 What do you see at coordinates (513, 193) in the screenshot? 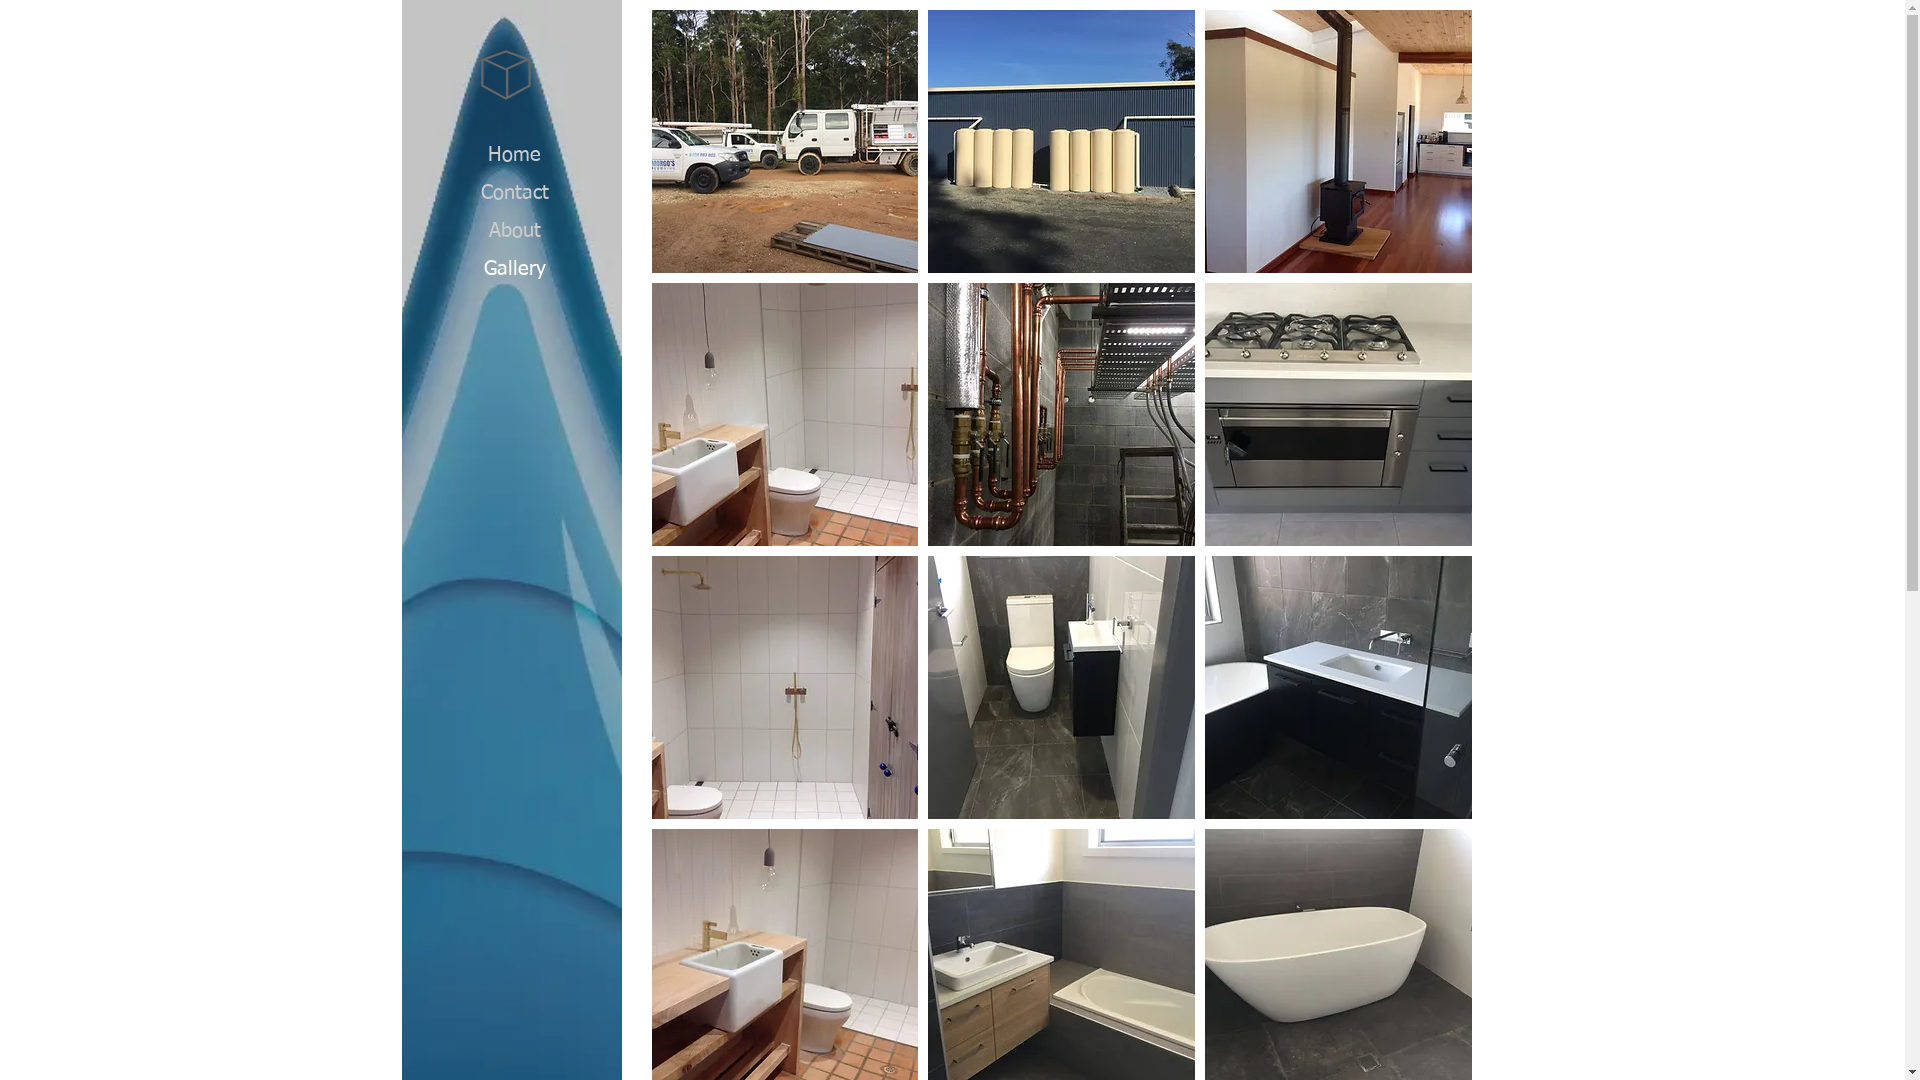
I see `'Contact'` at bounding box center [513, 193].